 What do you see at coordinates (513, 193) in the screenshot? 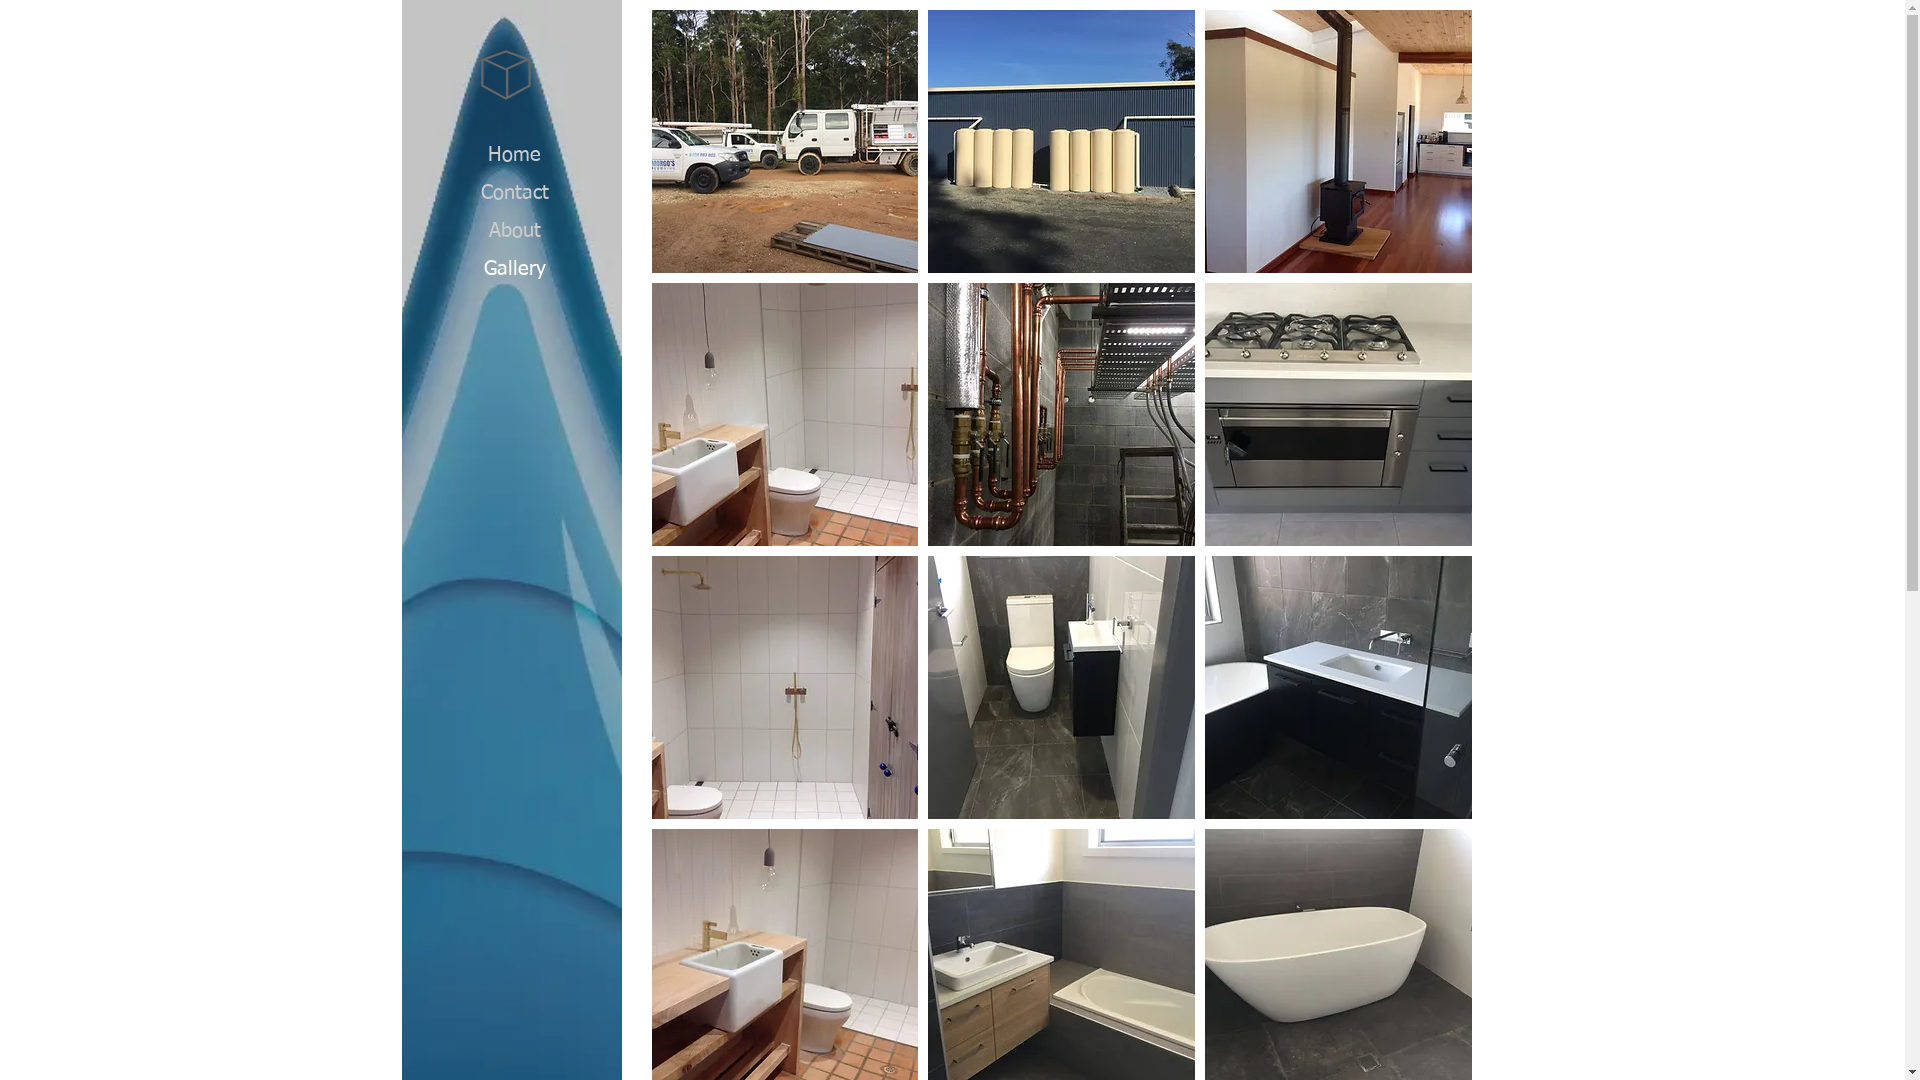
I see `'Contact'` at bounding box center [513, 193].